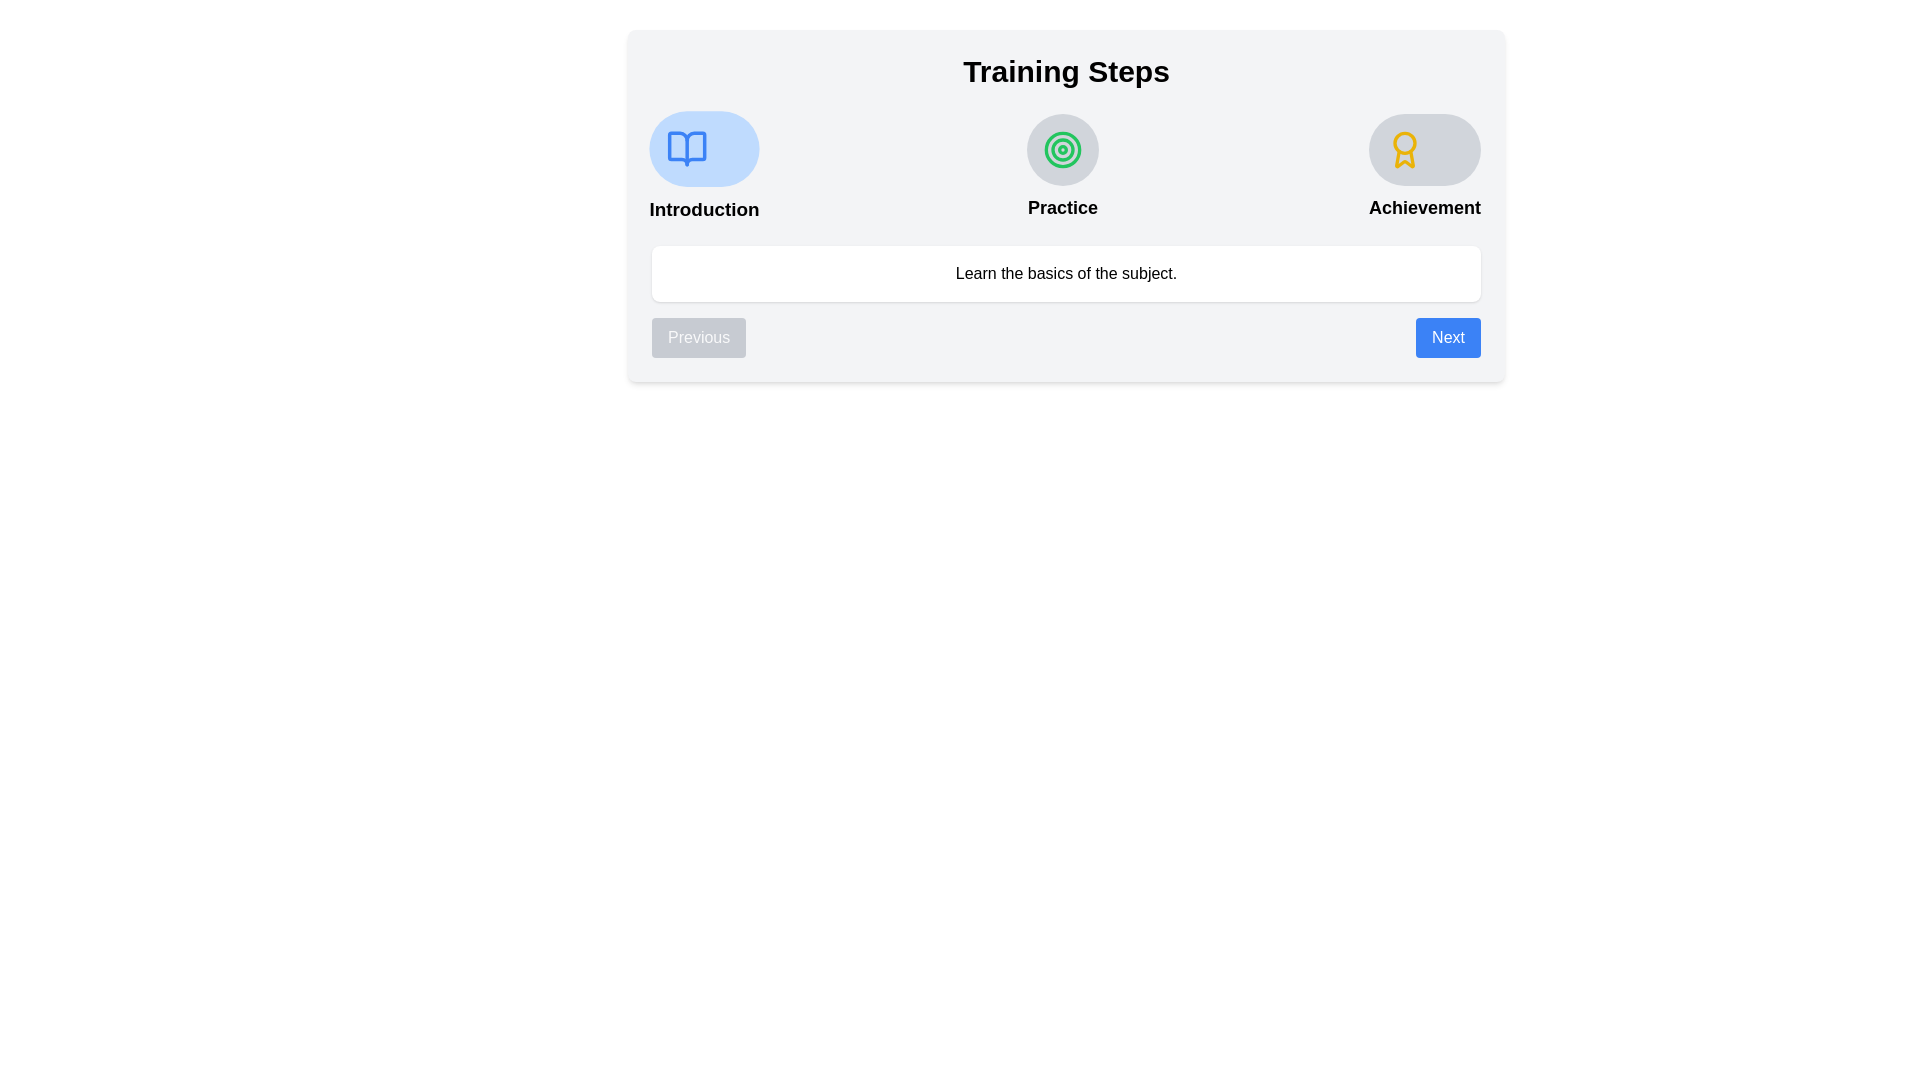 Image resolution: width=1920 pixels, height=1080 pixels. I want to click on 'Next' button to advance to the next step, so click(1448, 337).